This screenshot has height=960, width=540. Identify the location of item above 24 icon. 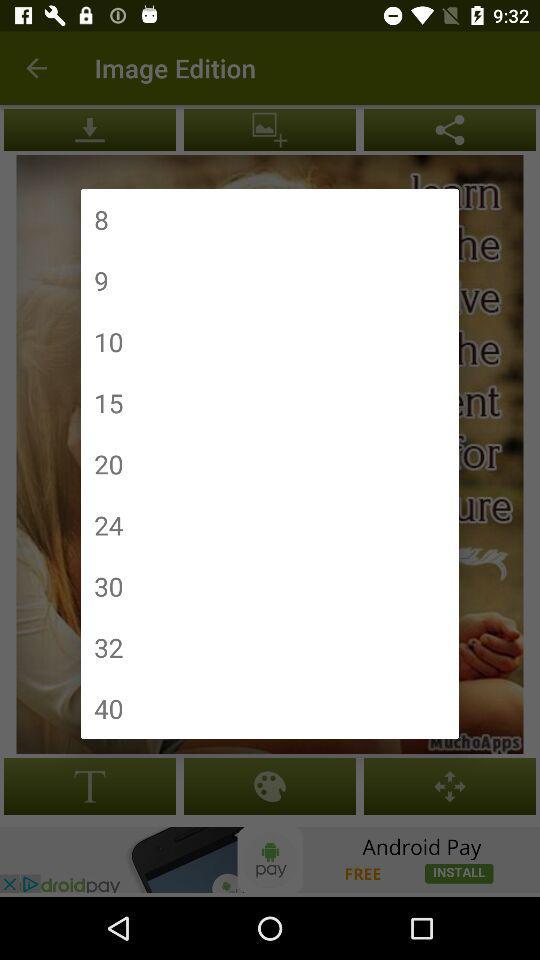
(108, 464).